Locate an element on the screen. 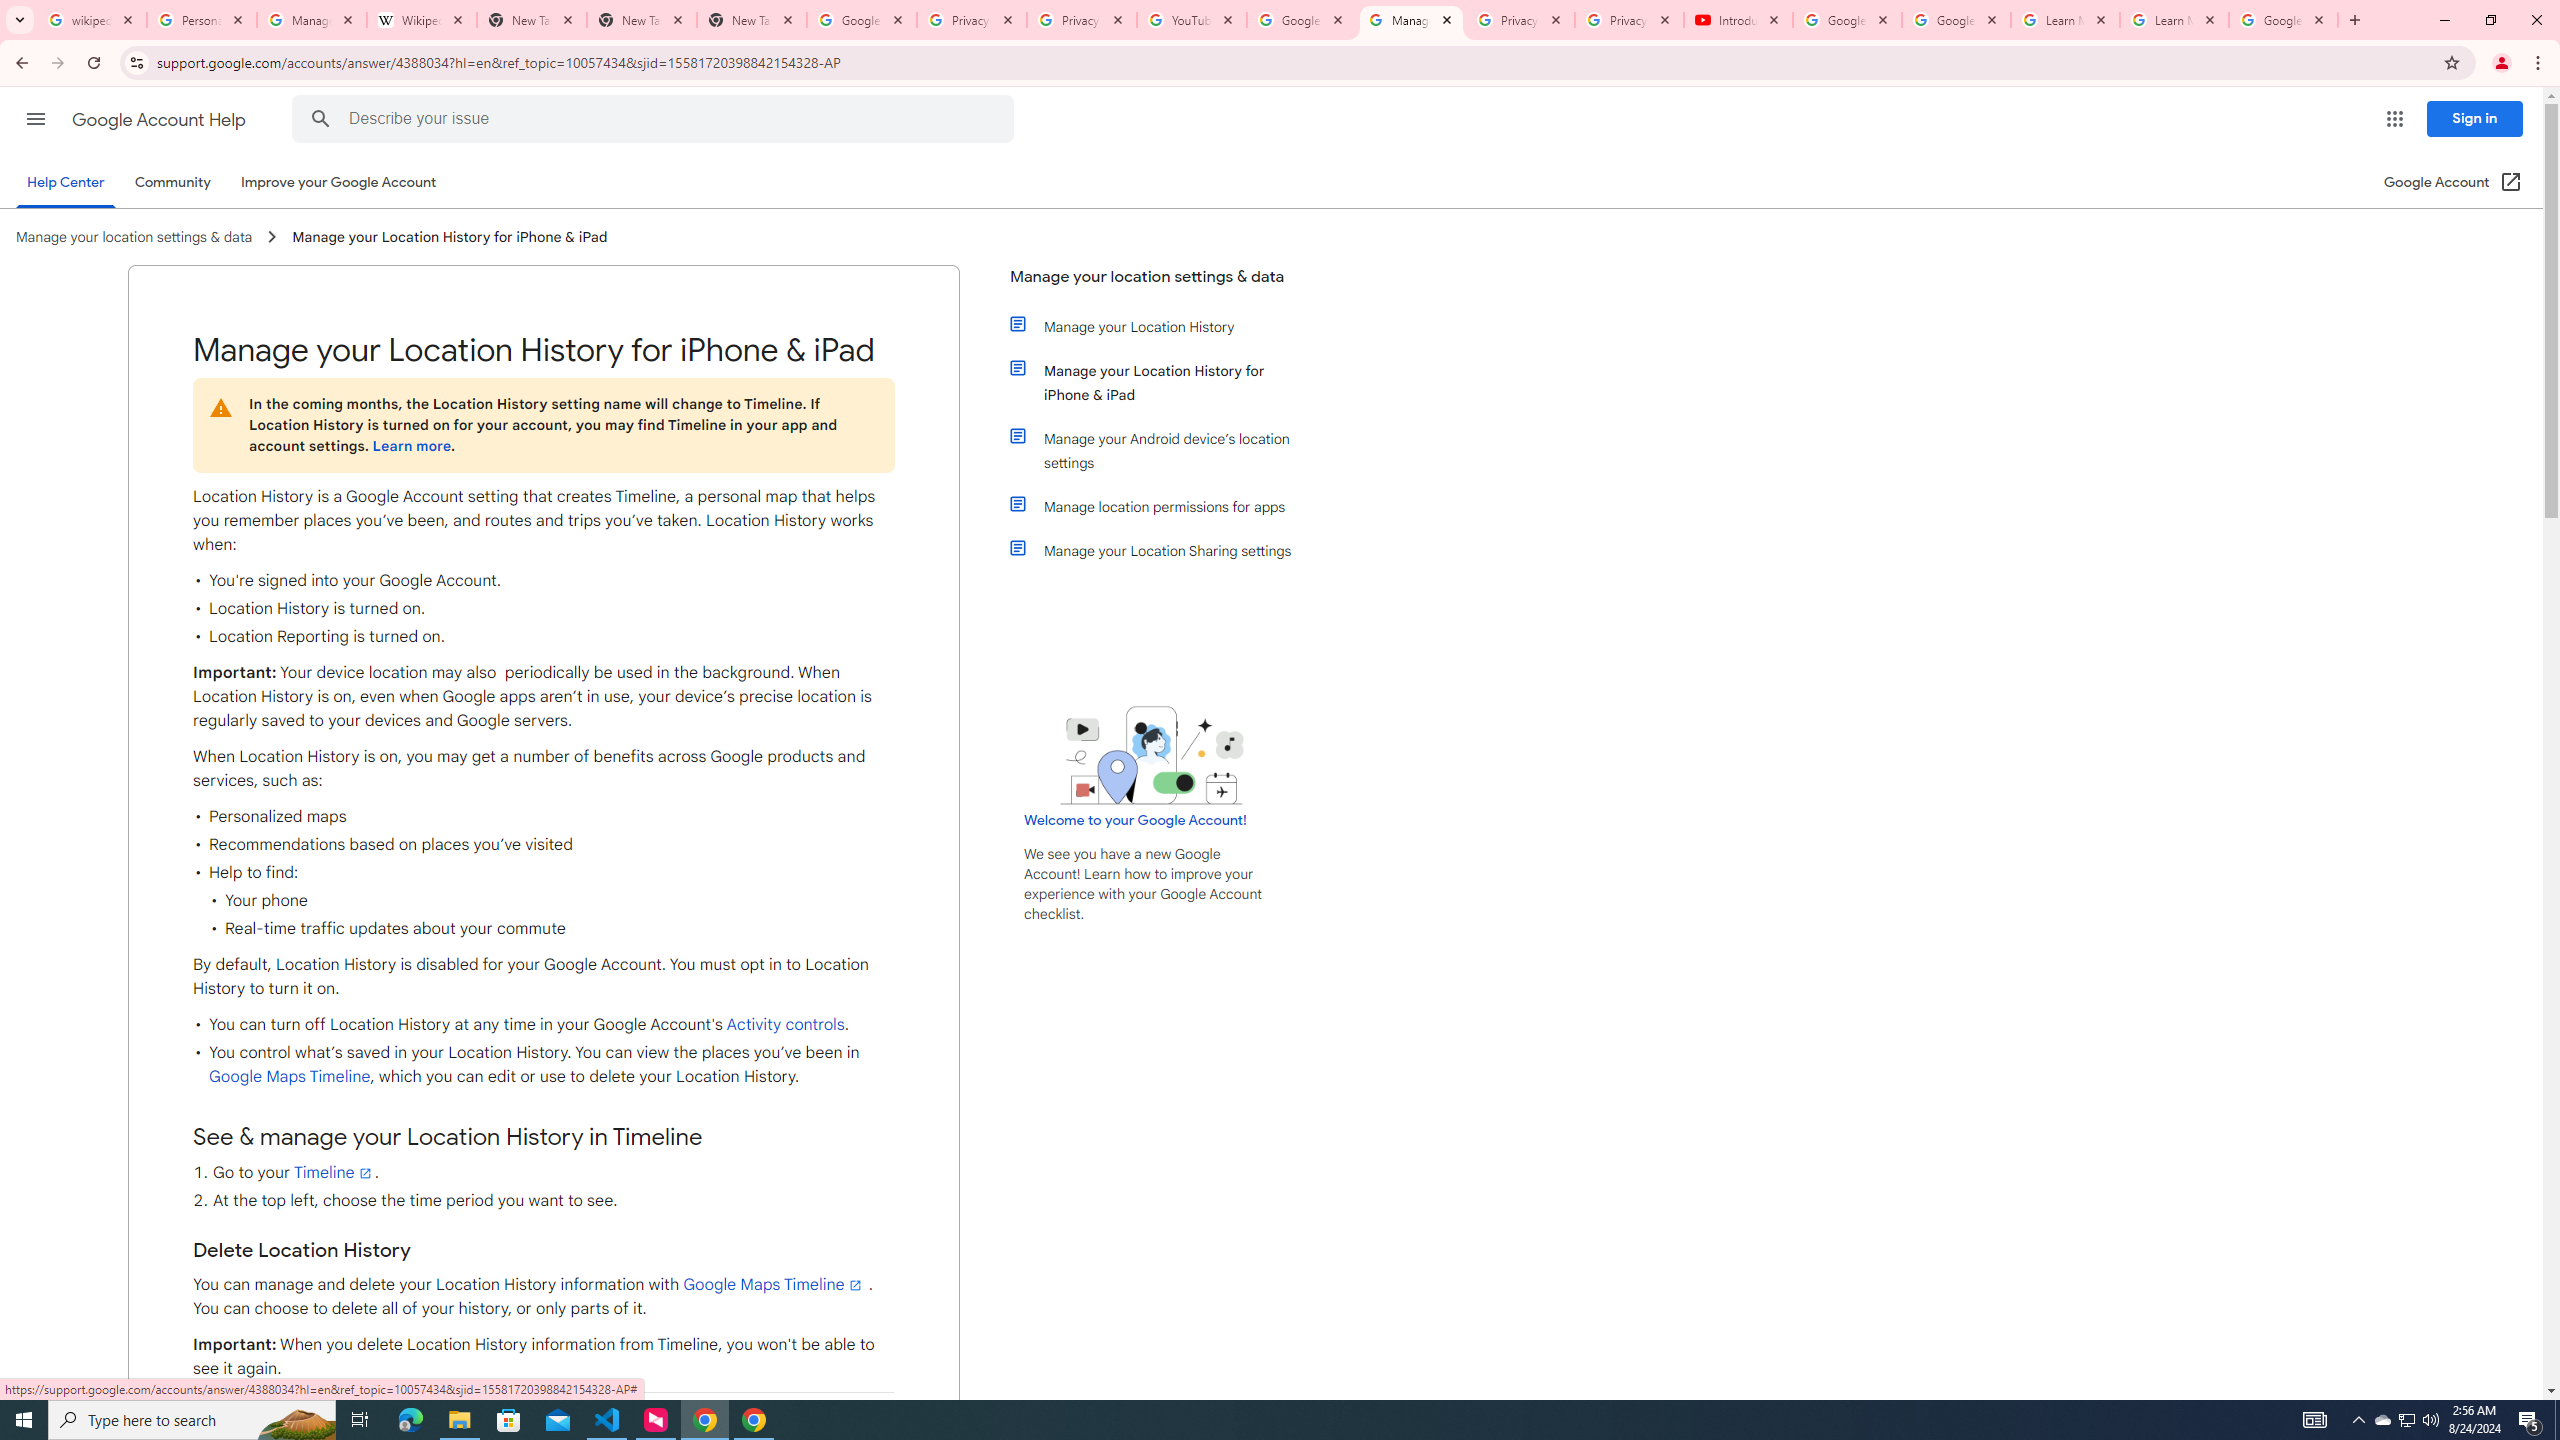 The height and width of the screenshot is (1440, 2560). 'Community' is located at coordinates (171, 181).